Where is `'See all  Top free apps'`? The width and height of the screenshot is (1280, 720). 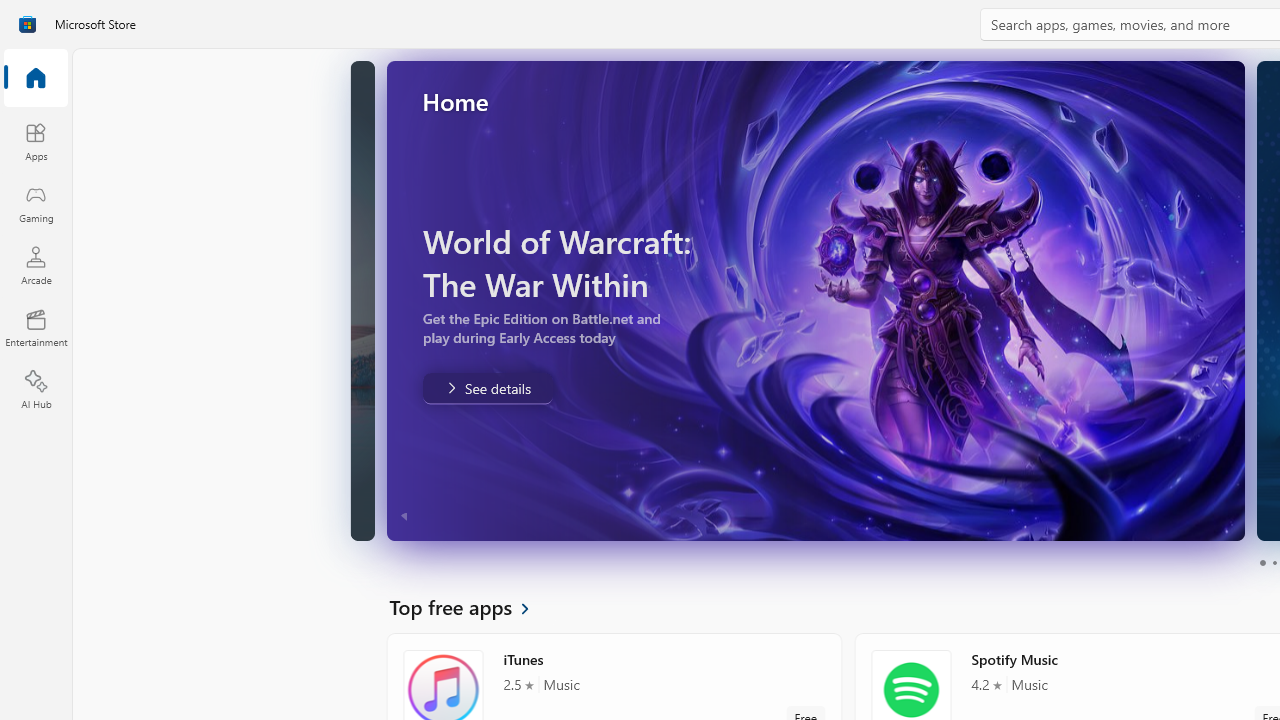
'See all  Top free apps' is located at coordinates (470, 605).